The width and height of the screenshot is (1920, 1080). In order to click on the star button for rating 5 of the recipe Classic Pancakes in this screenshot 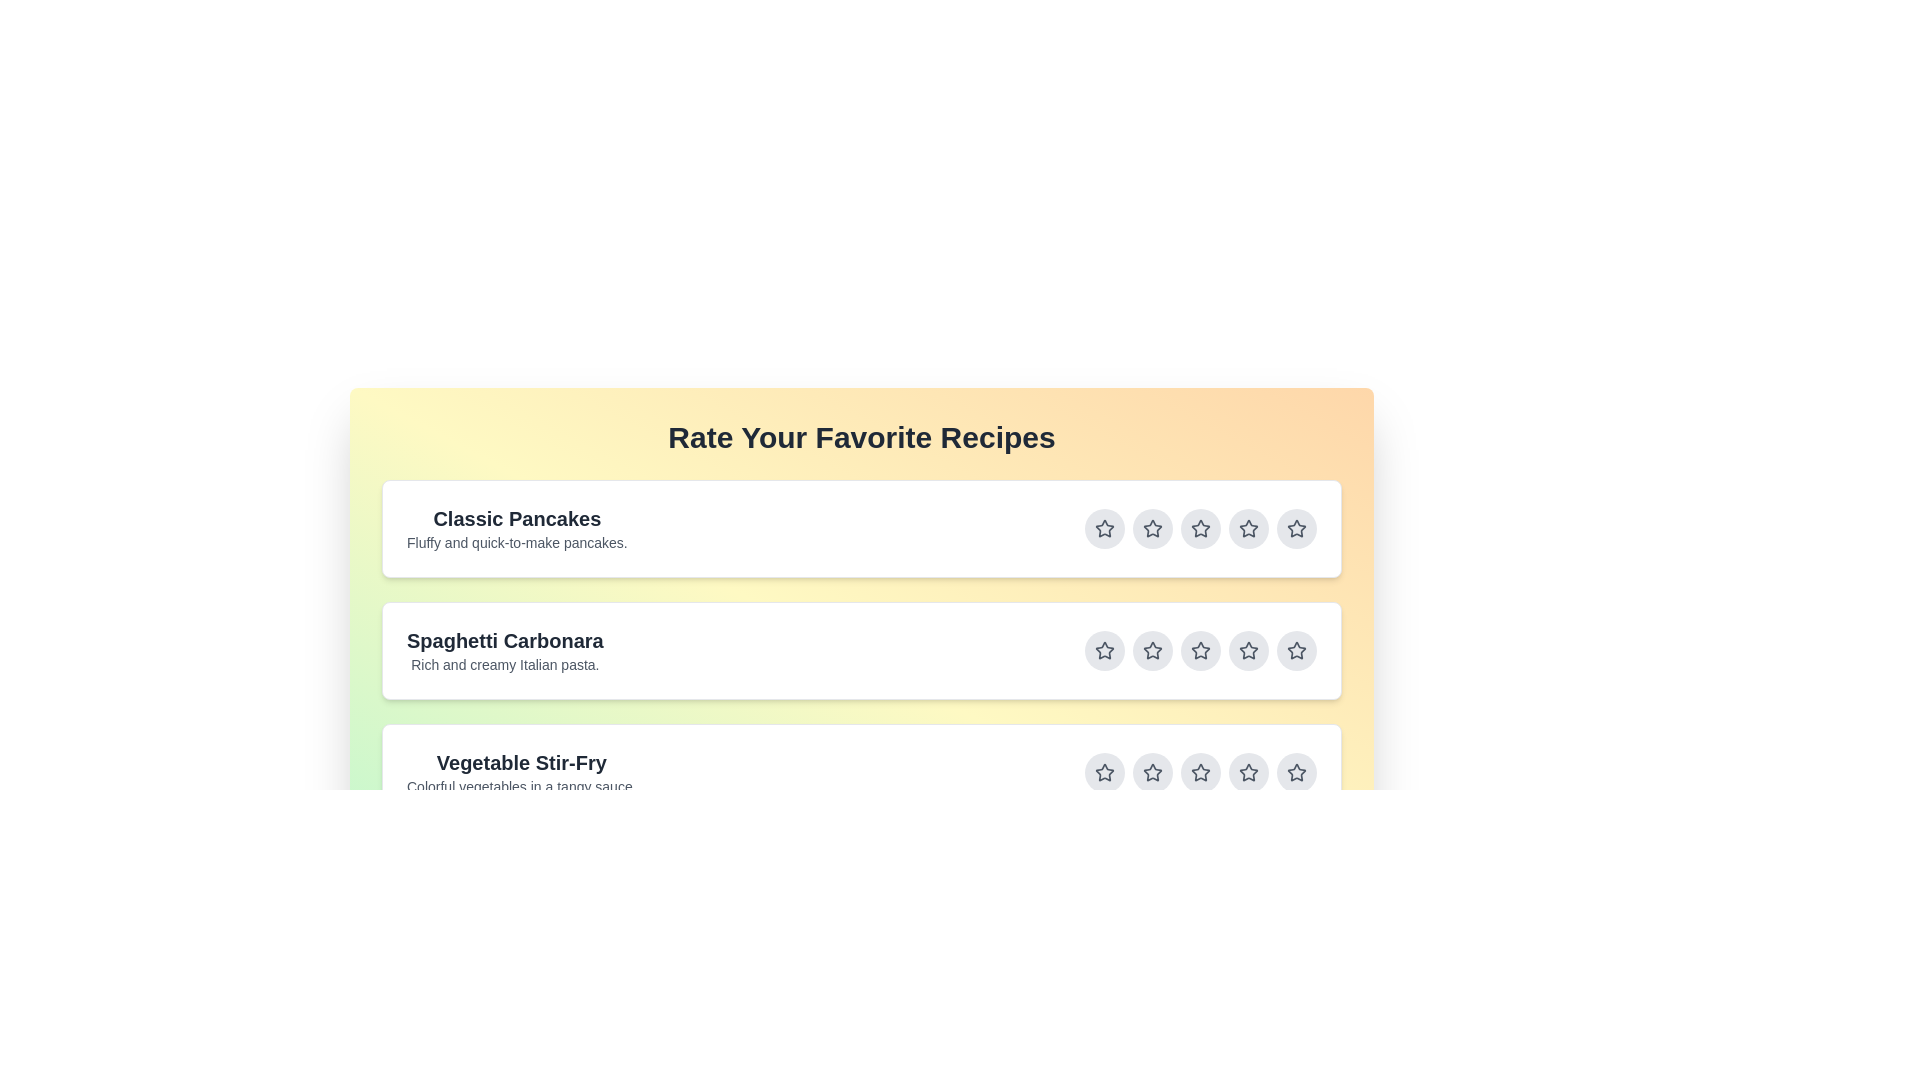, I will do `click(1296, 527)`.